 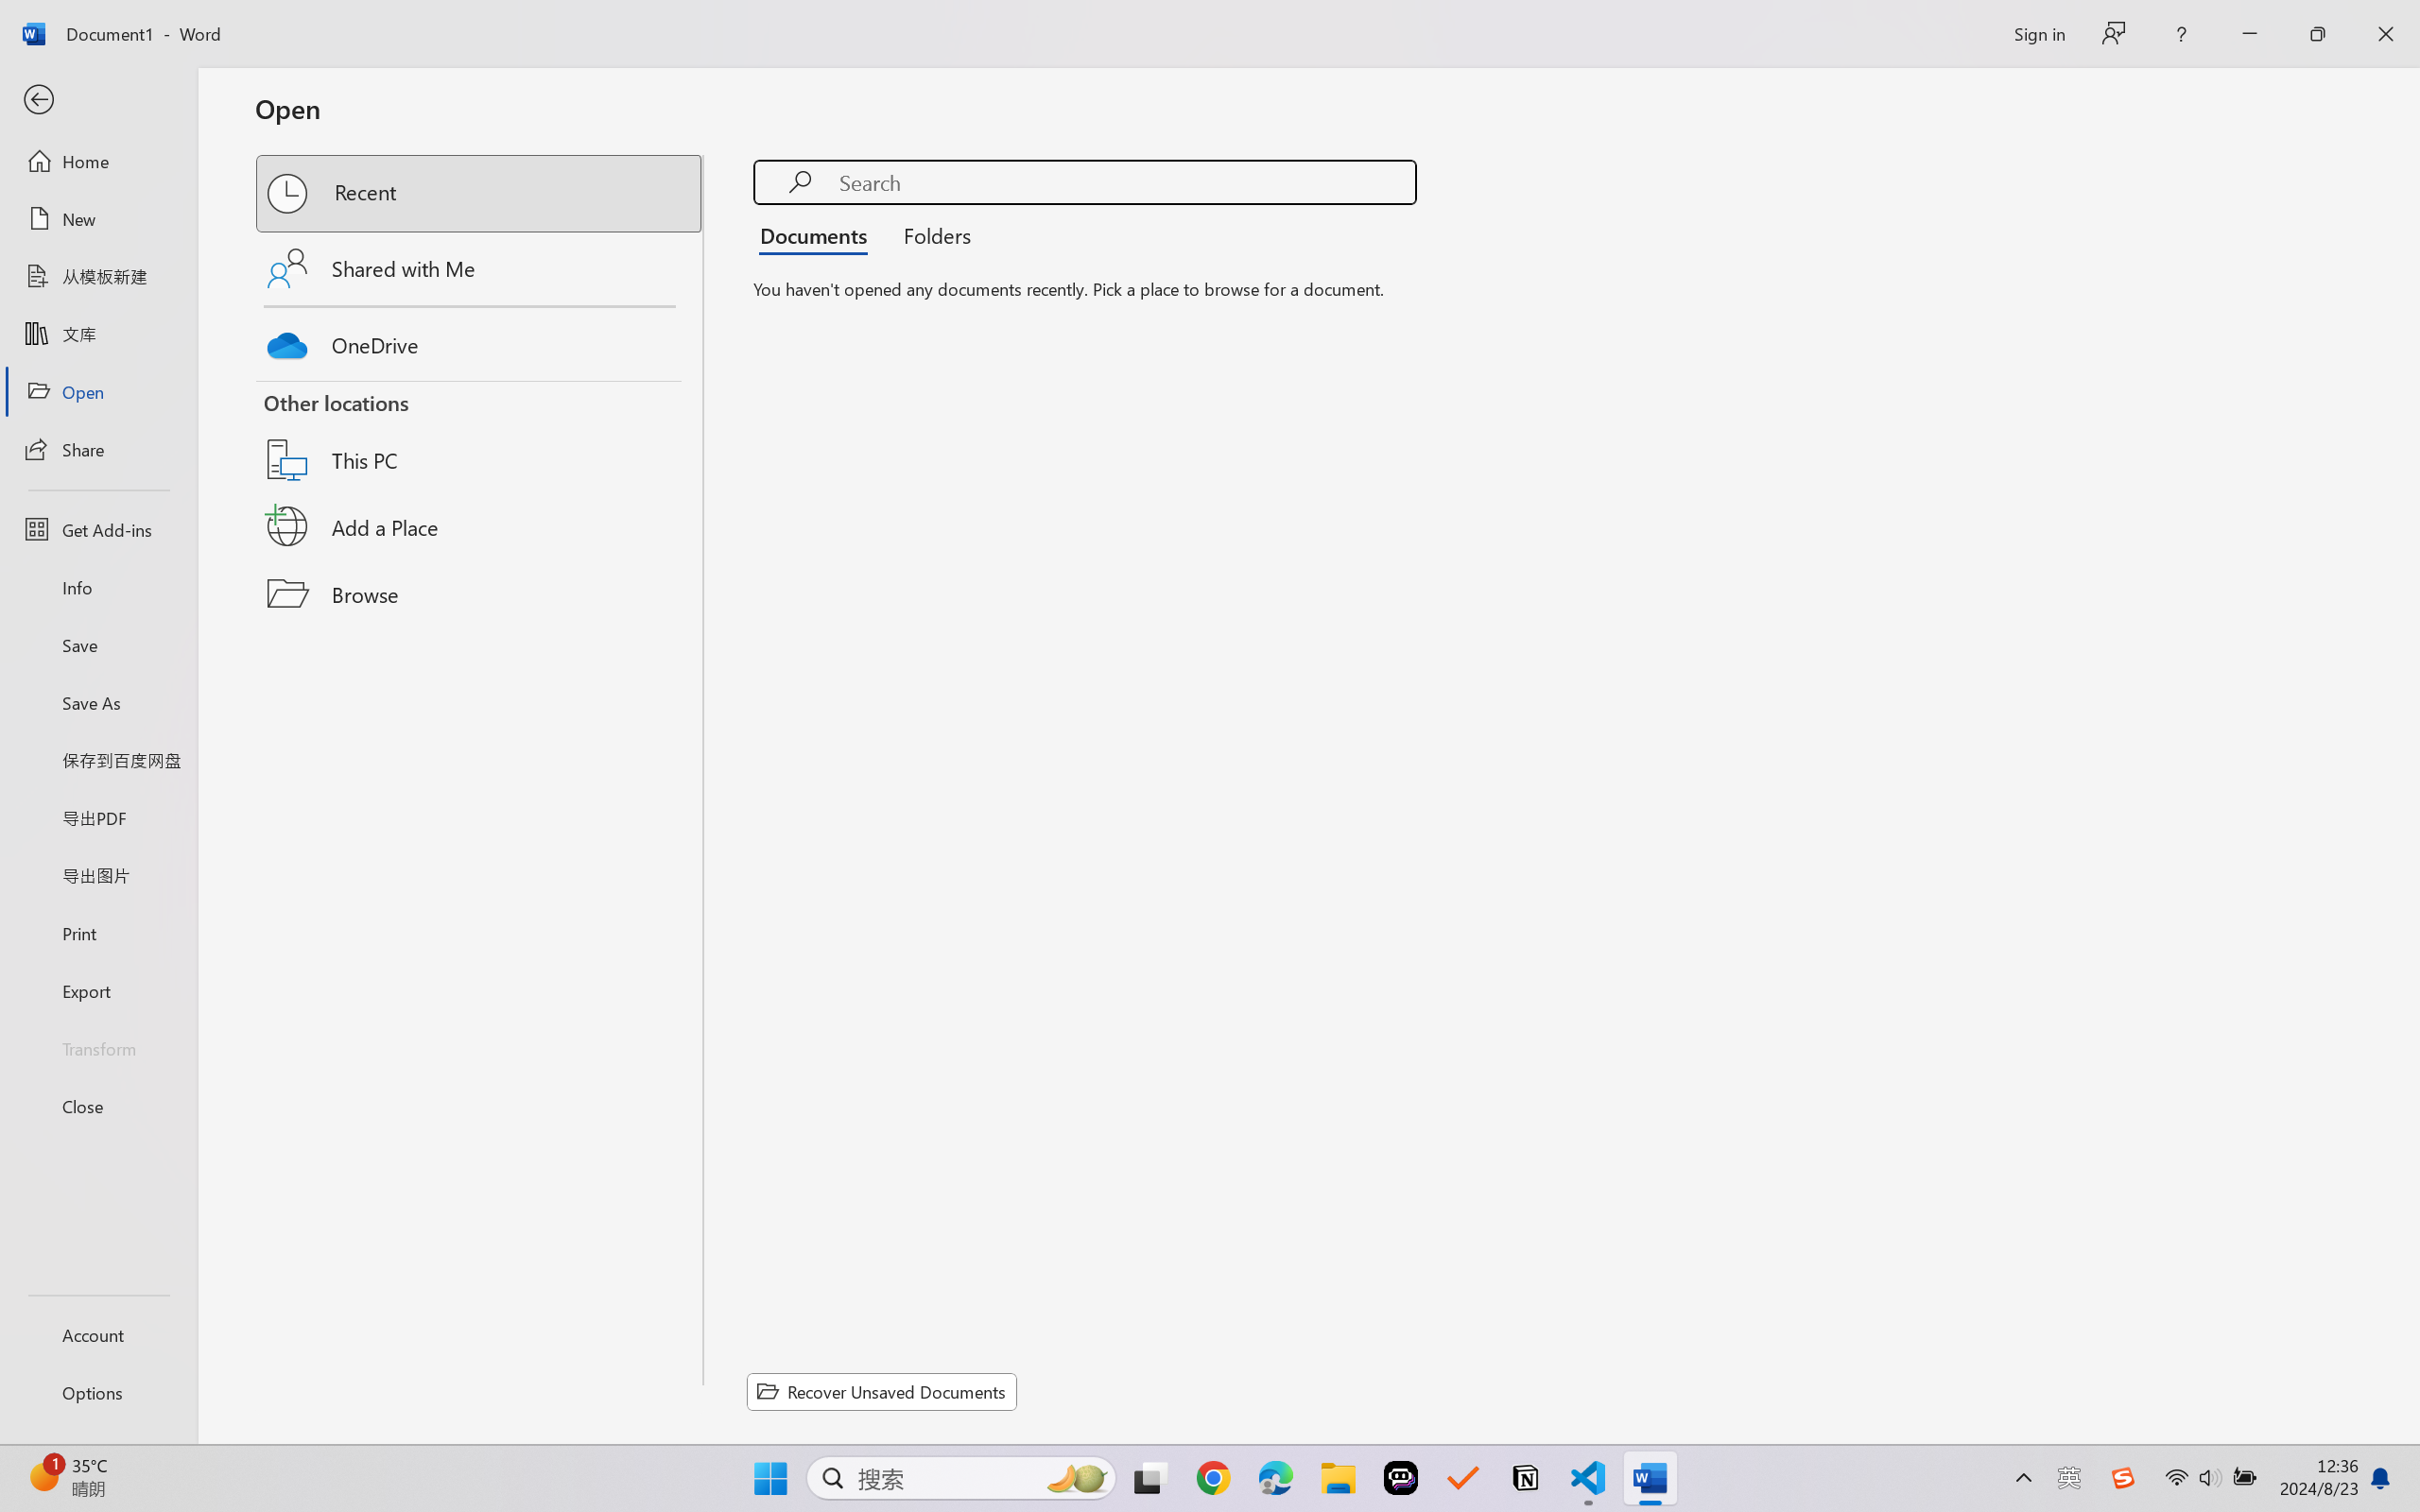 I want to click on 'Back', so click(x=97, y=100).